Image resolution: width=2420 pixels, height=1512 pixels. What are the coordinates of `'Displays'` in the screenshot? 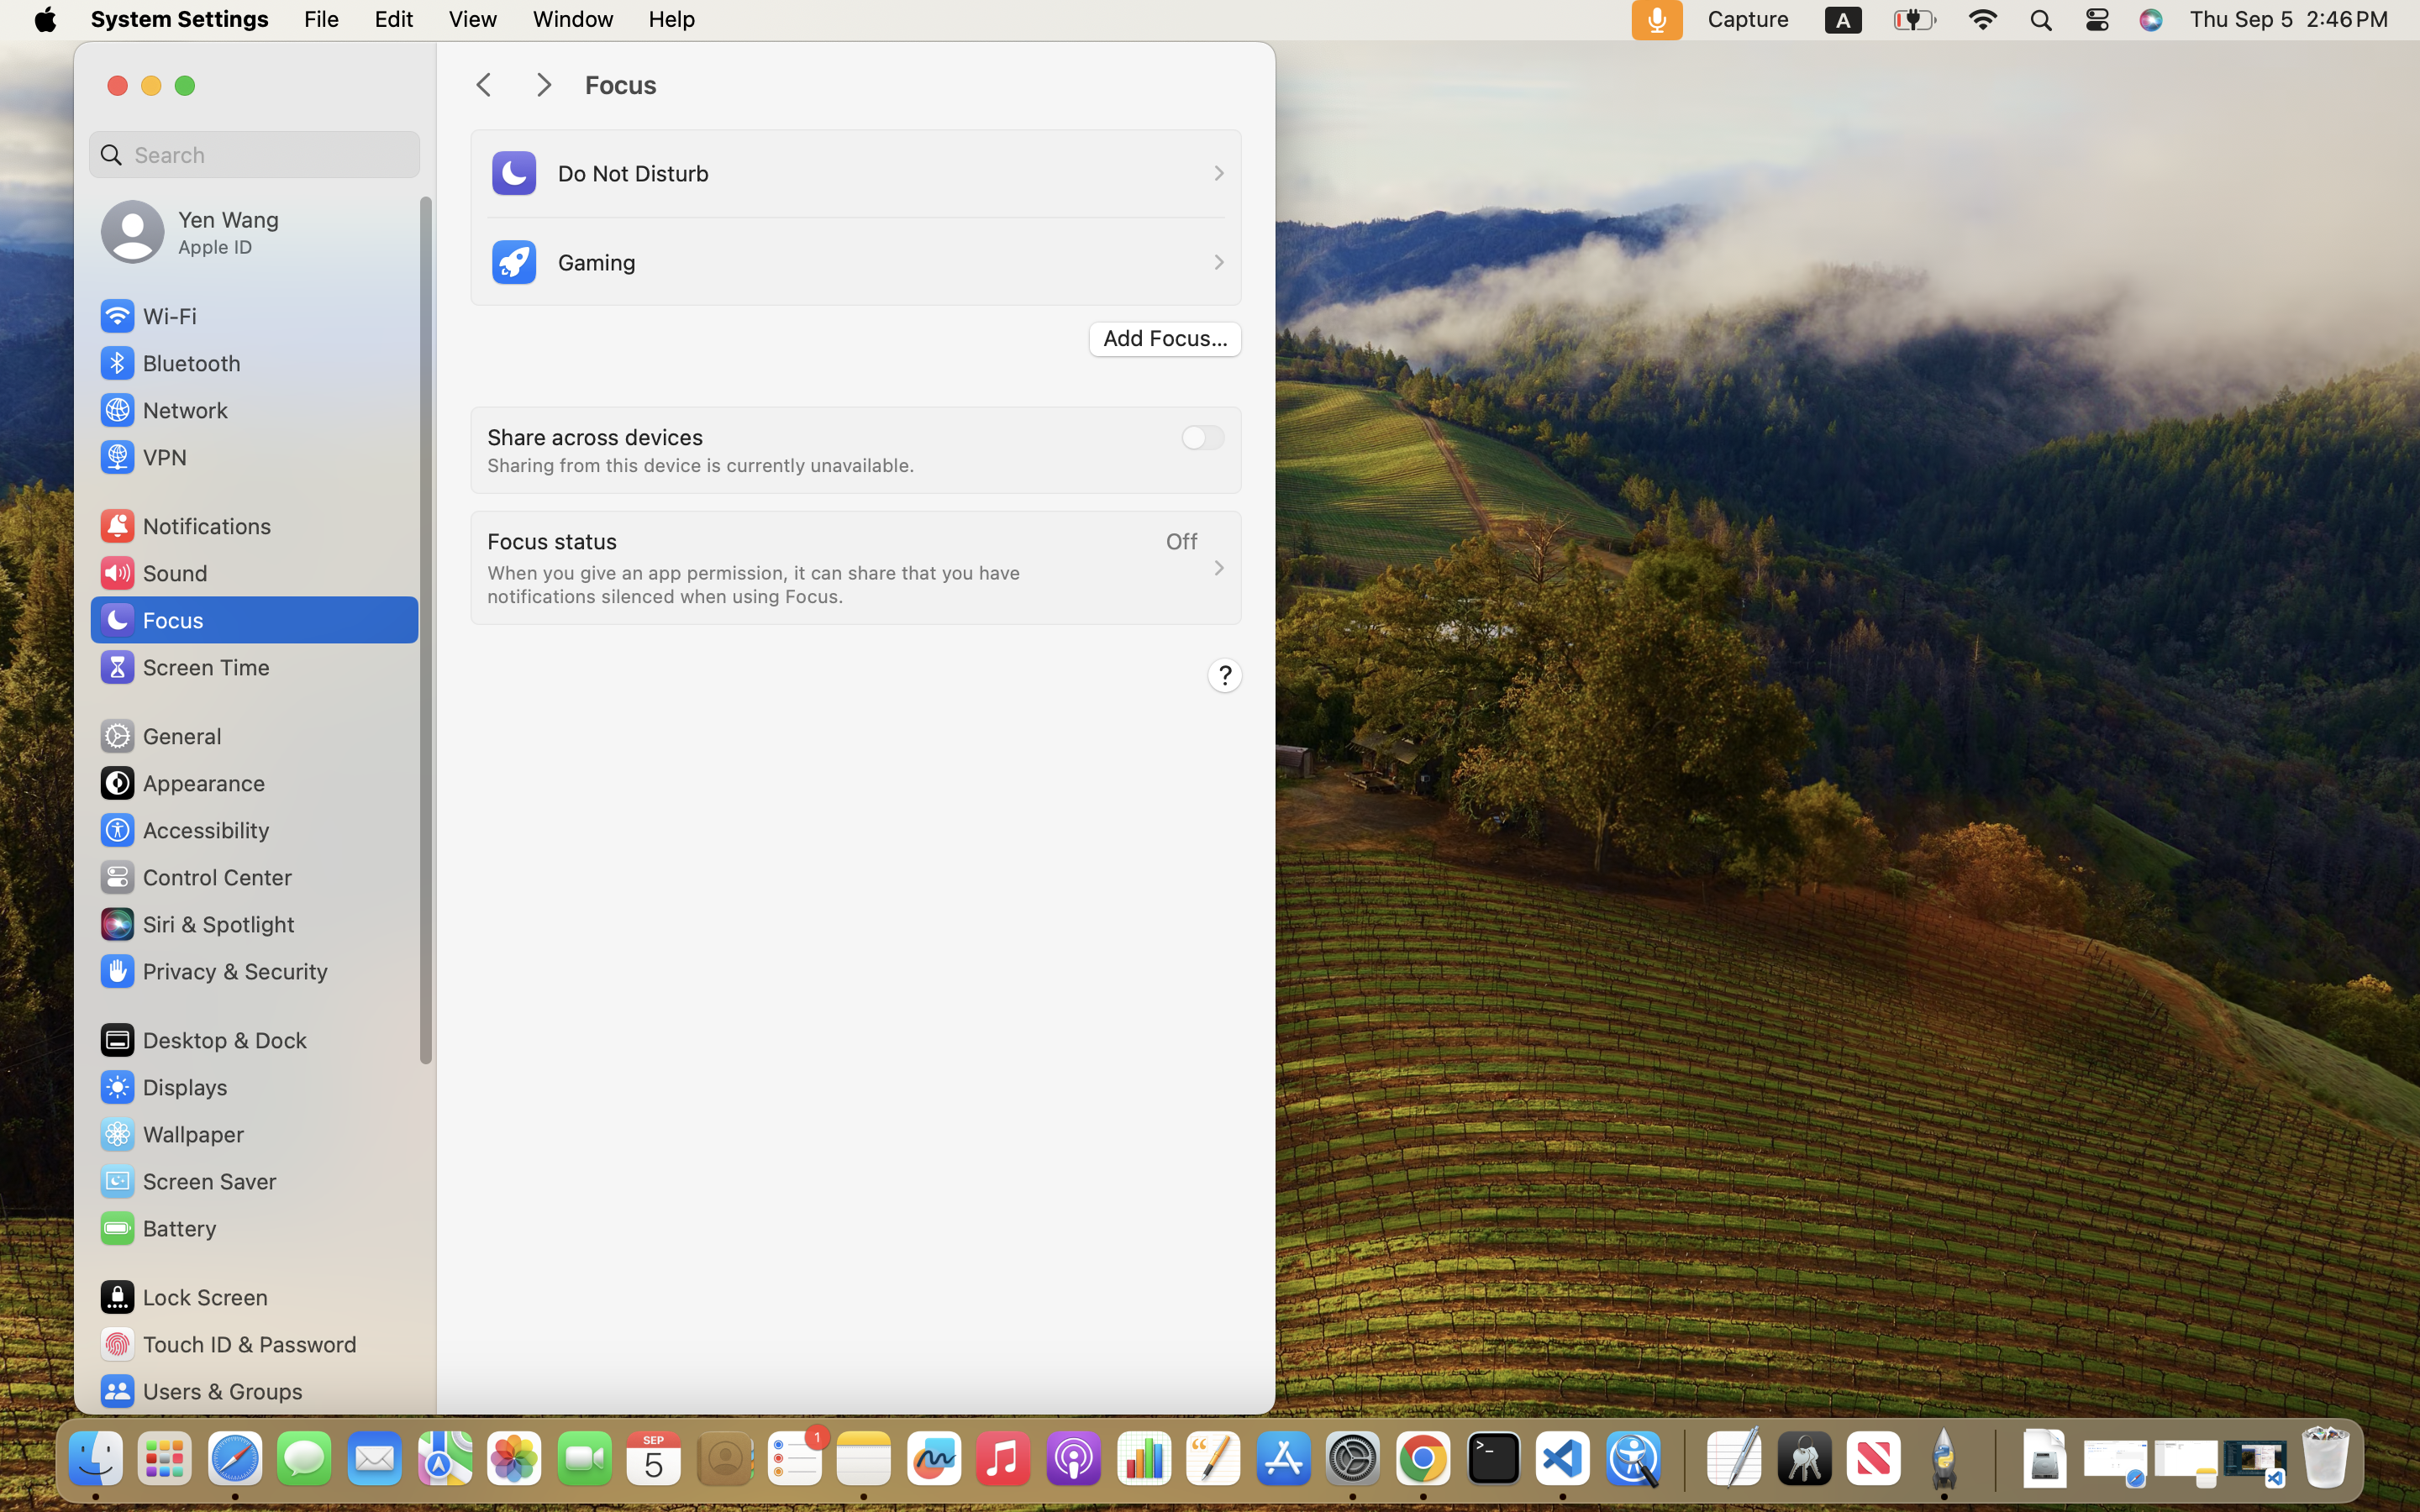 It's located at (162, 1087).